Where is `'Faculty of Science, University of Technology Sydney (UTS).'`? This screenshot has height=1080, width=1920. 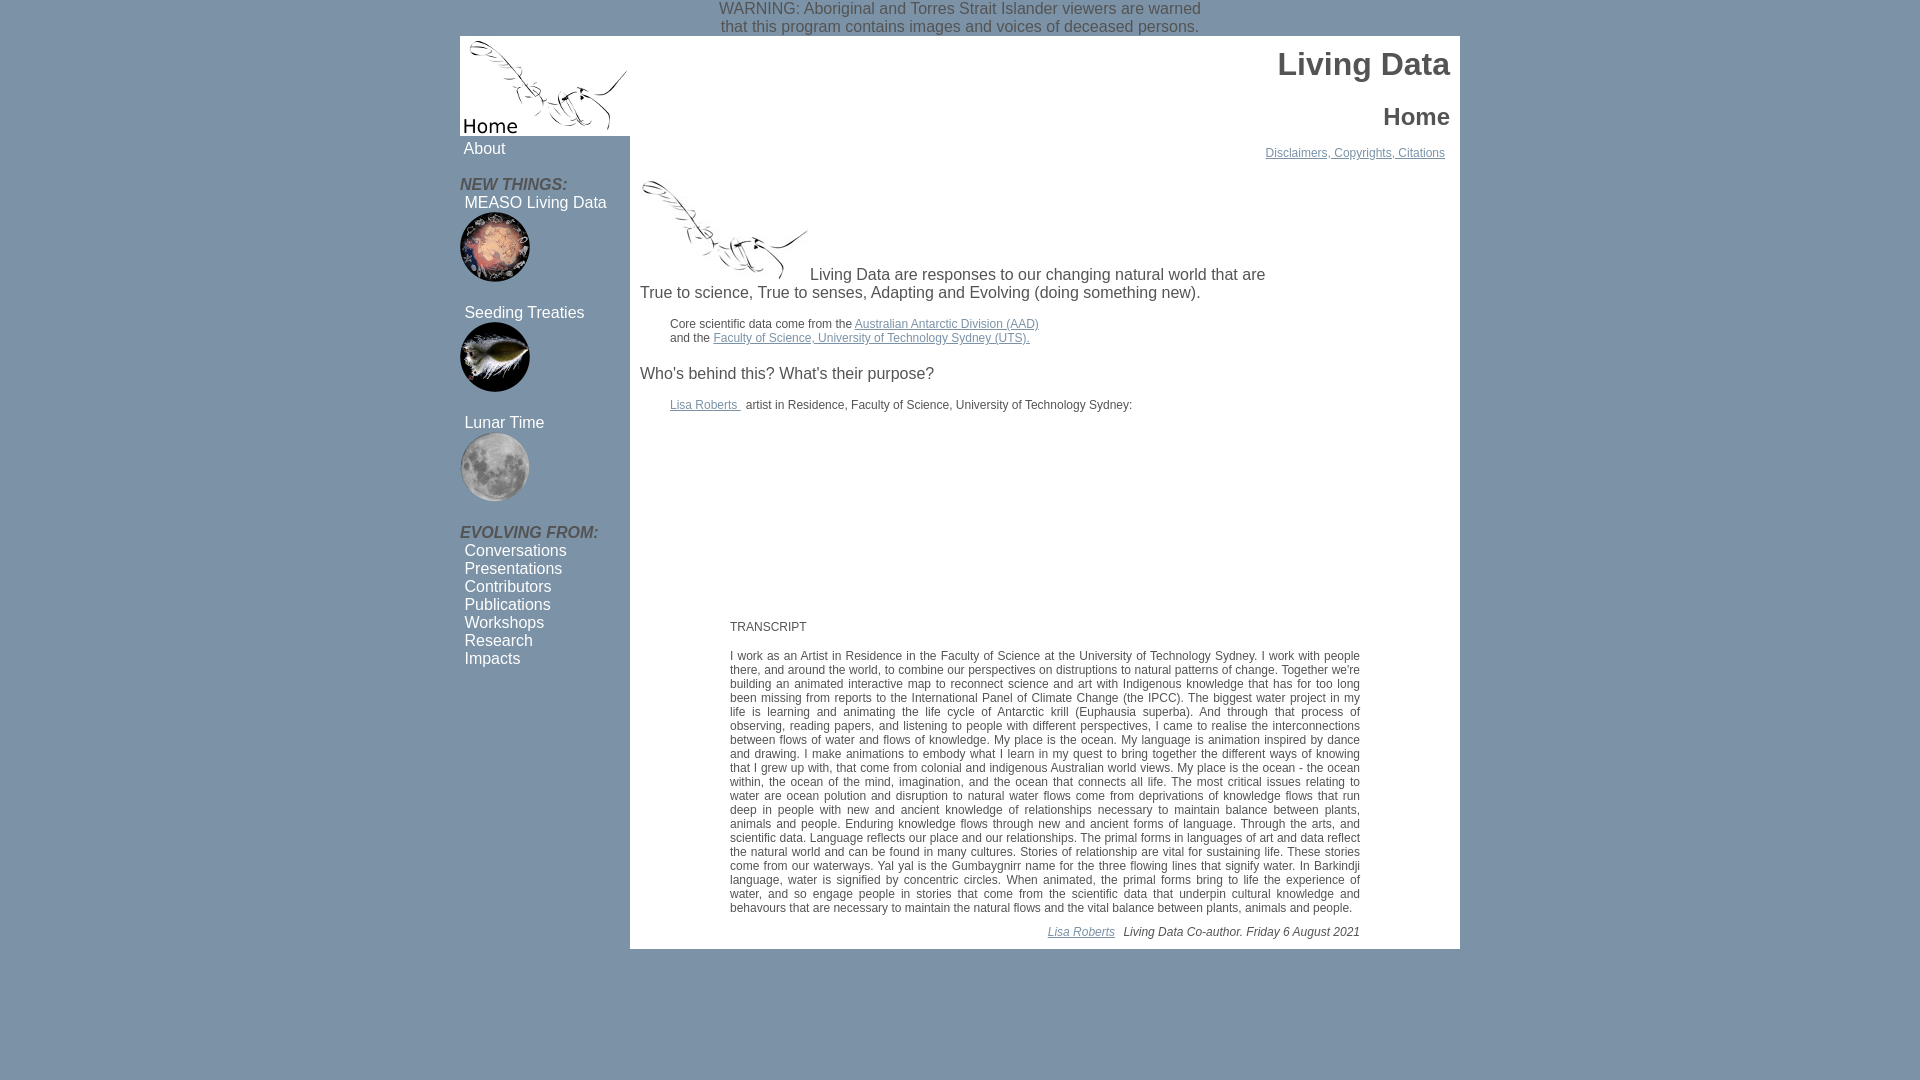
'Faculty of Science, University of Technology Sydney (UTS).' is located at coordinates (873, 337).